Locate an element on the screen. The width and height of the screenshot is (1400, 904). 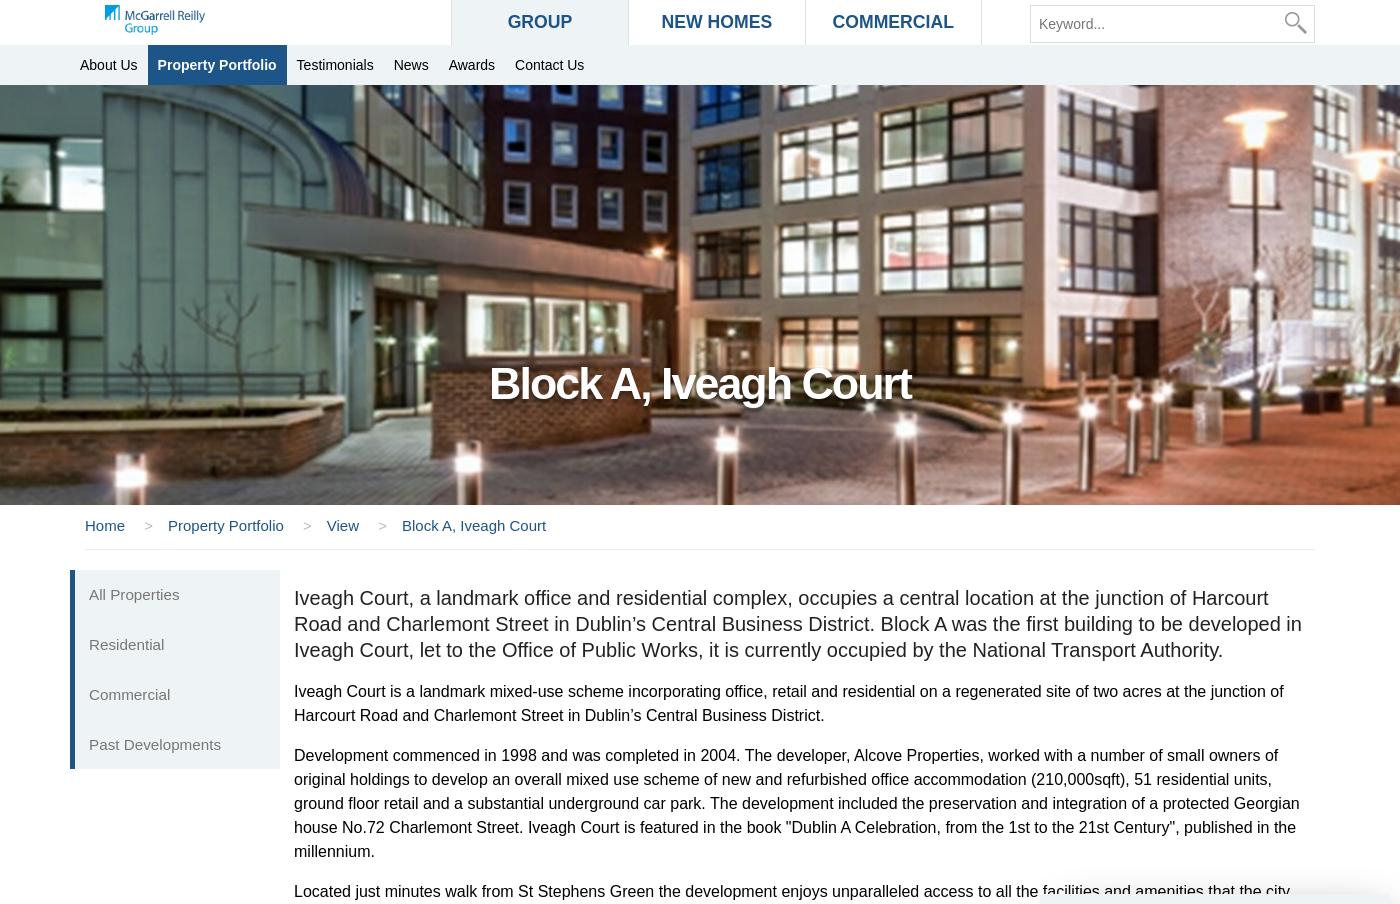
'Testimonials' is located at coordinates (334, 64).